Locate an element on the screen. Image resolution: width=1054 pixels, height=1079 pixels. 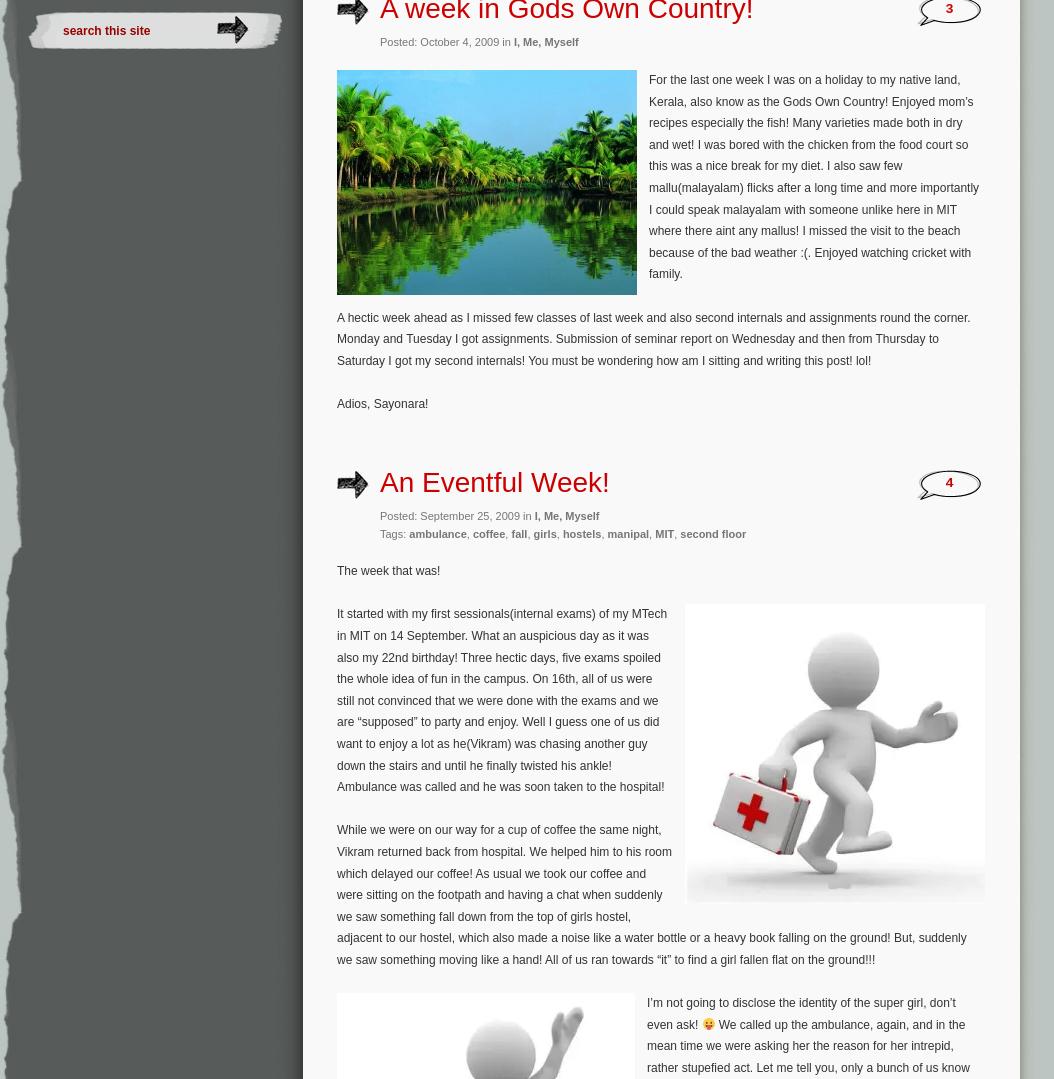
'Adios, Sayonara!' is located at coordinates (381, 402).